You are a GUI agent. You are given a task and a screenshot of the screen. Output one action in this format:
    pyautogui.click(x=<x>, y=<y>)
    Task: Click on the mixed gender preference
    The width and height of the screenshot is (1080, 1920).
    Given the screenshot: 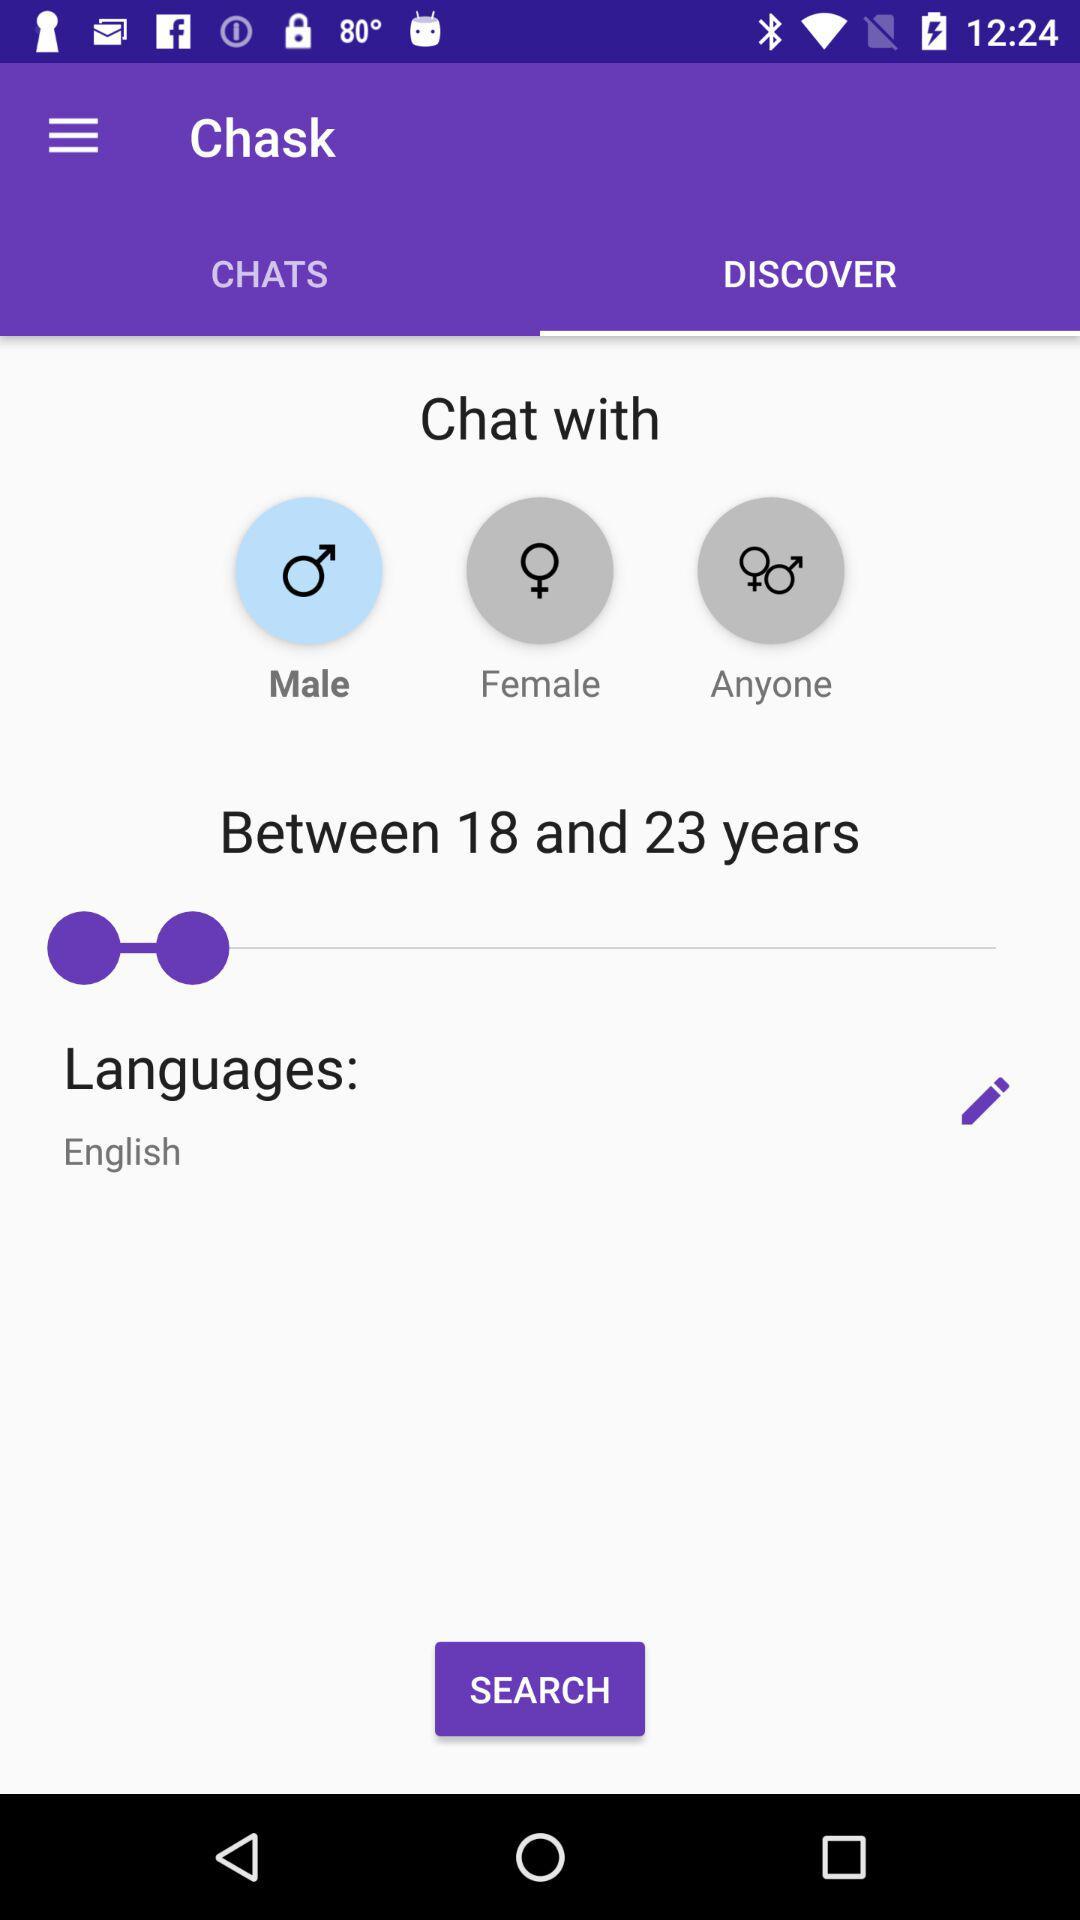 What is the action you would take?
    pyautogui.click(x=770, y=569)
    